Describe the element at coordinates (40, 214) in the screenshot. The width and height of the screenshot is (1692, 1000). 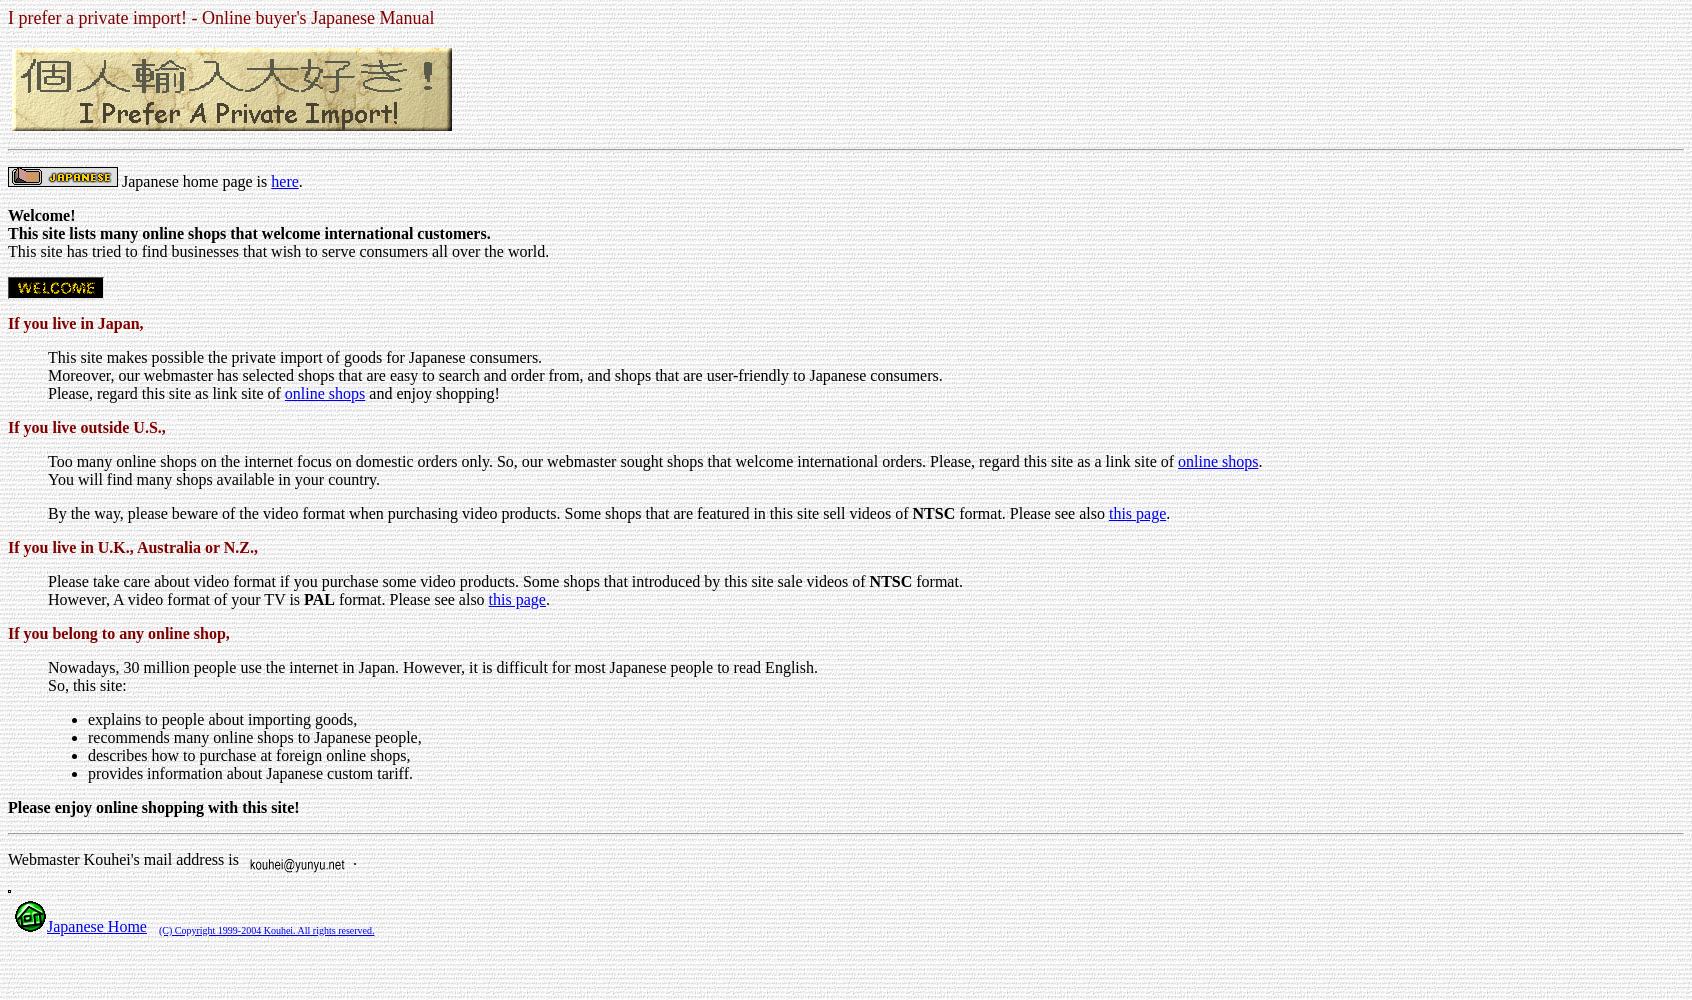
I see `'Welcome!'` at that location.